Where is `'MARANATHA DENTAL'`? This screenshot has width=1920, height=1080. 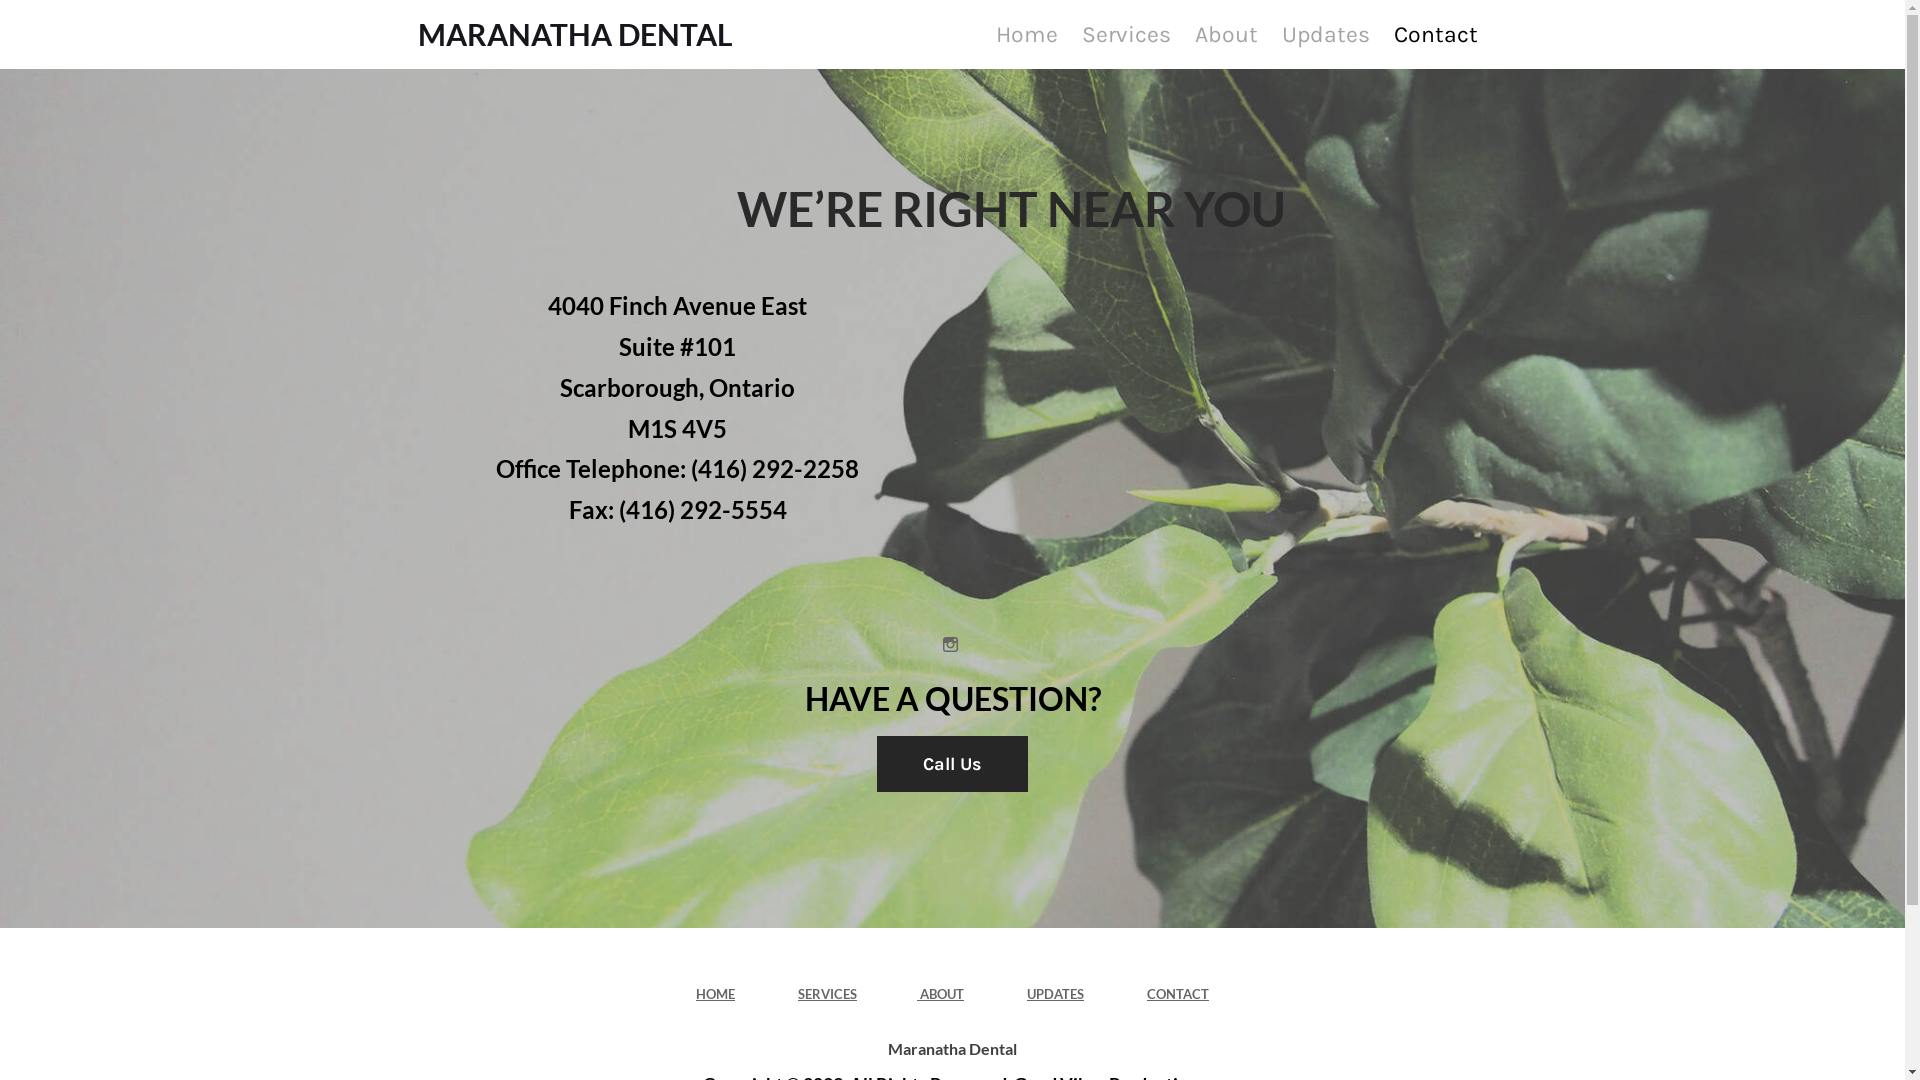
'MARANATHA DENTAL' is located at coordinates (574, 34).